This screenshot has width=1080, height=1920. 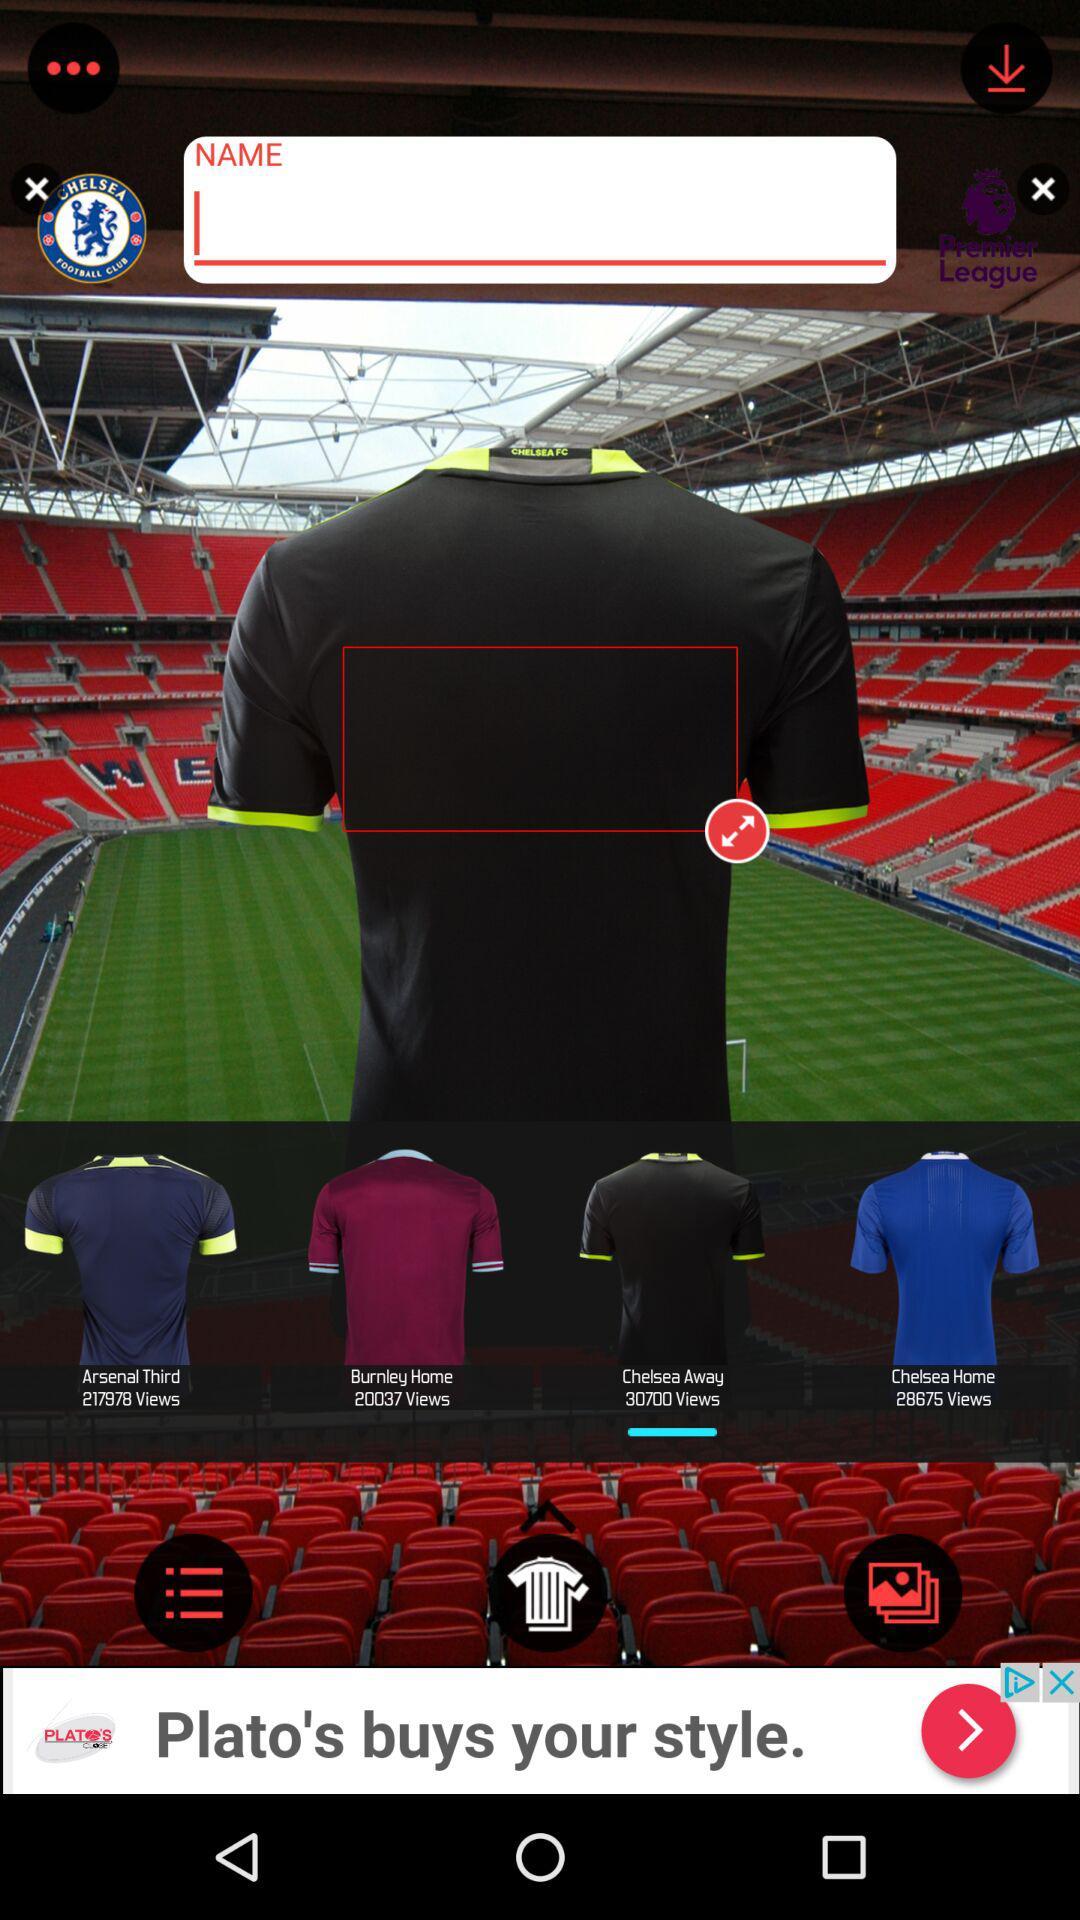 I want to click on the close icon, so click(x=31, y=188).